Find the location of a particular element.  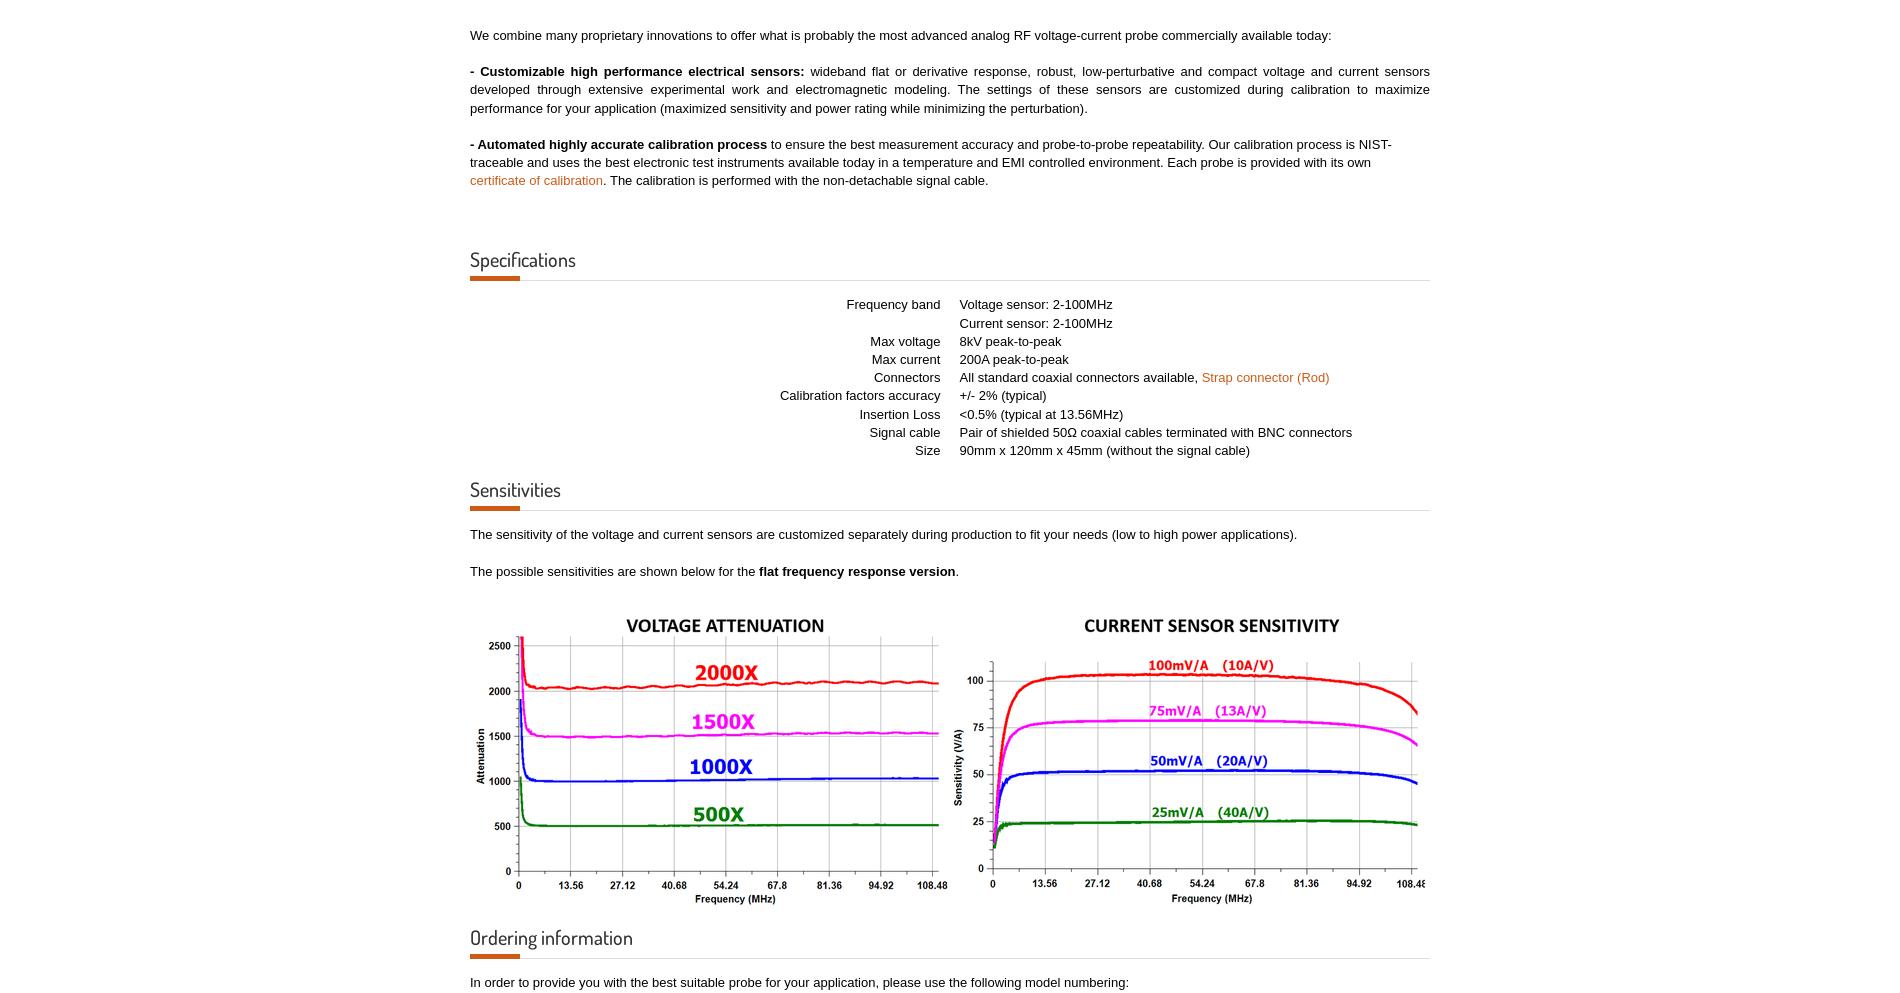

'Voltage sensor: 2-100MHz' is located at coordinates (1035, 304).